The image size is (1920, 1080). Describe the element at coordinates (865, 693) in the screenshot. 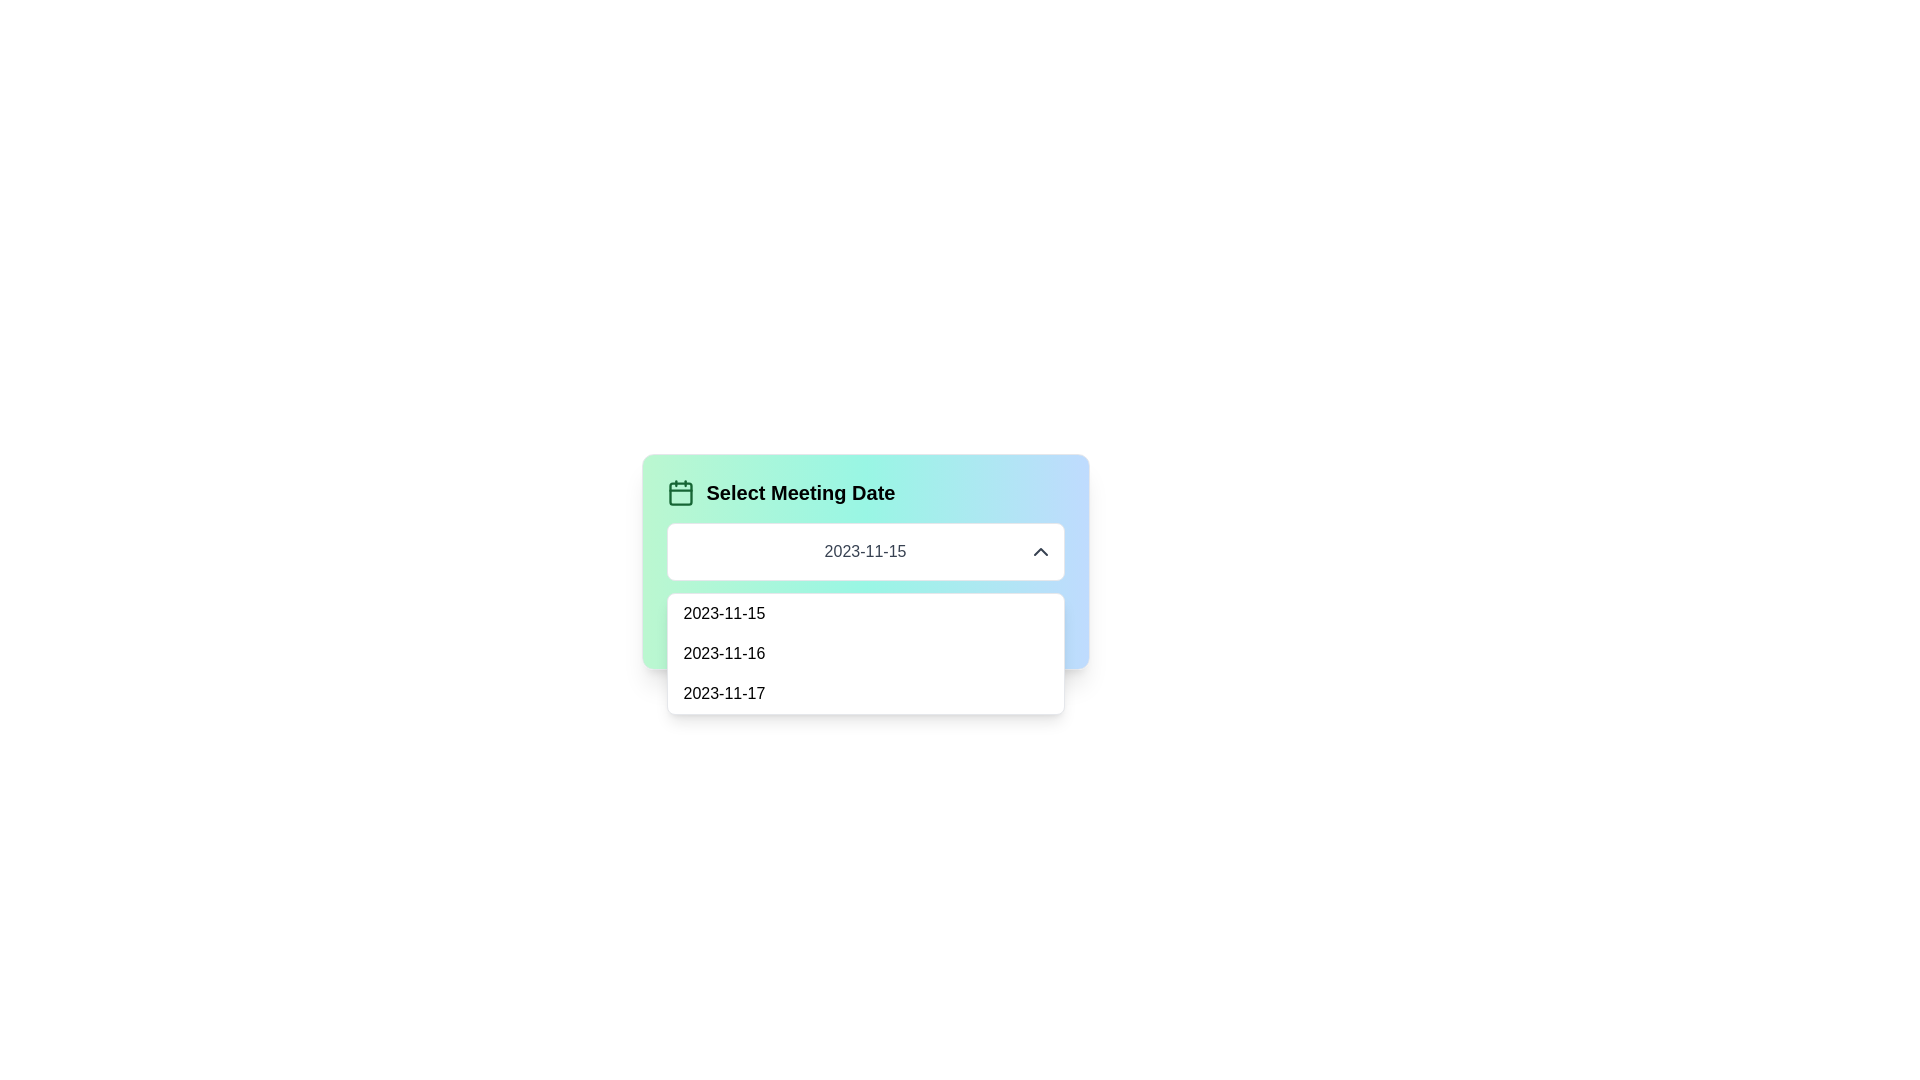

I see `the list item option for the date '2023-11-17' in the dropdown menu` at that location.